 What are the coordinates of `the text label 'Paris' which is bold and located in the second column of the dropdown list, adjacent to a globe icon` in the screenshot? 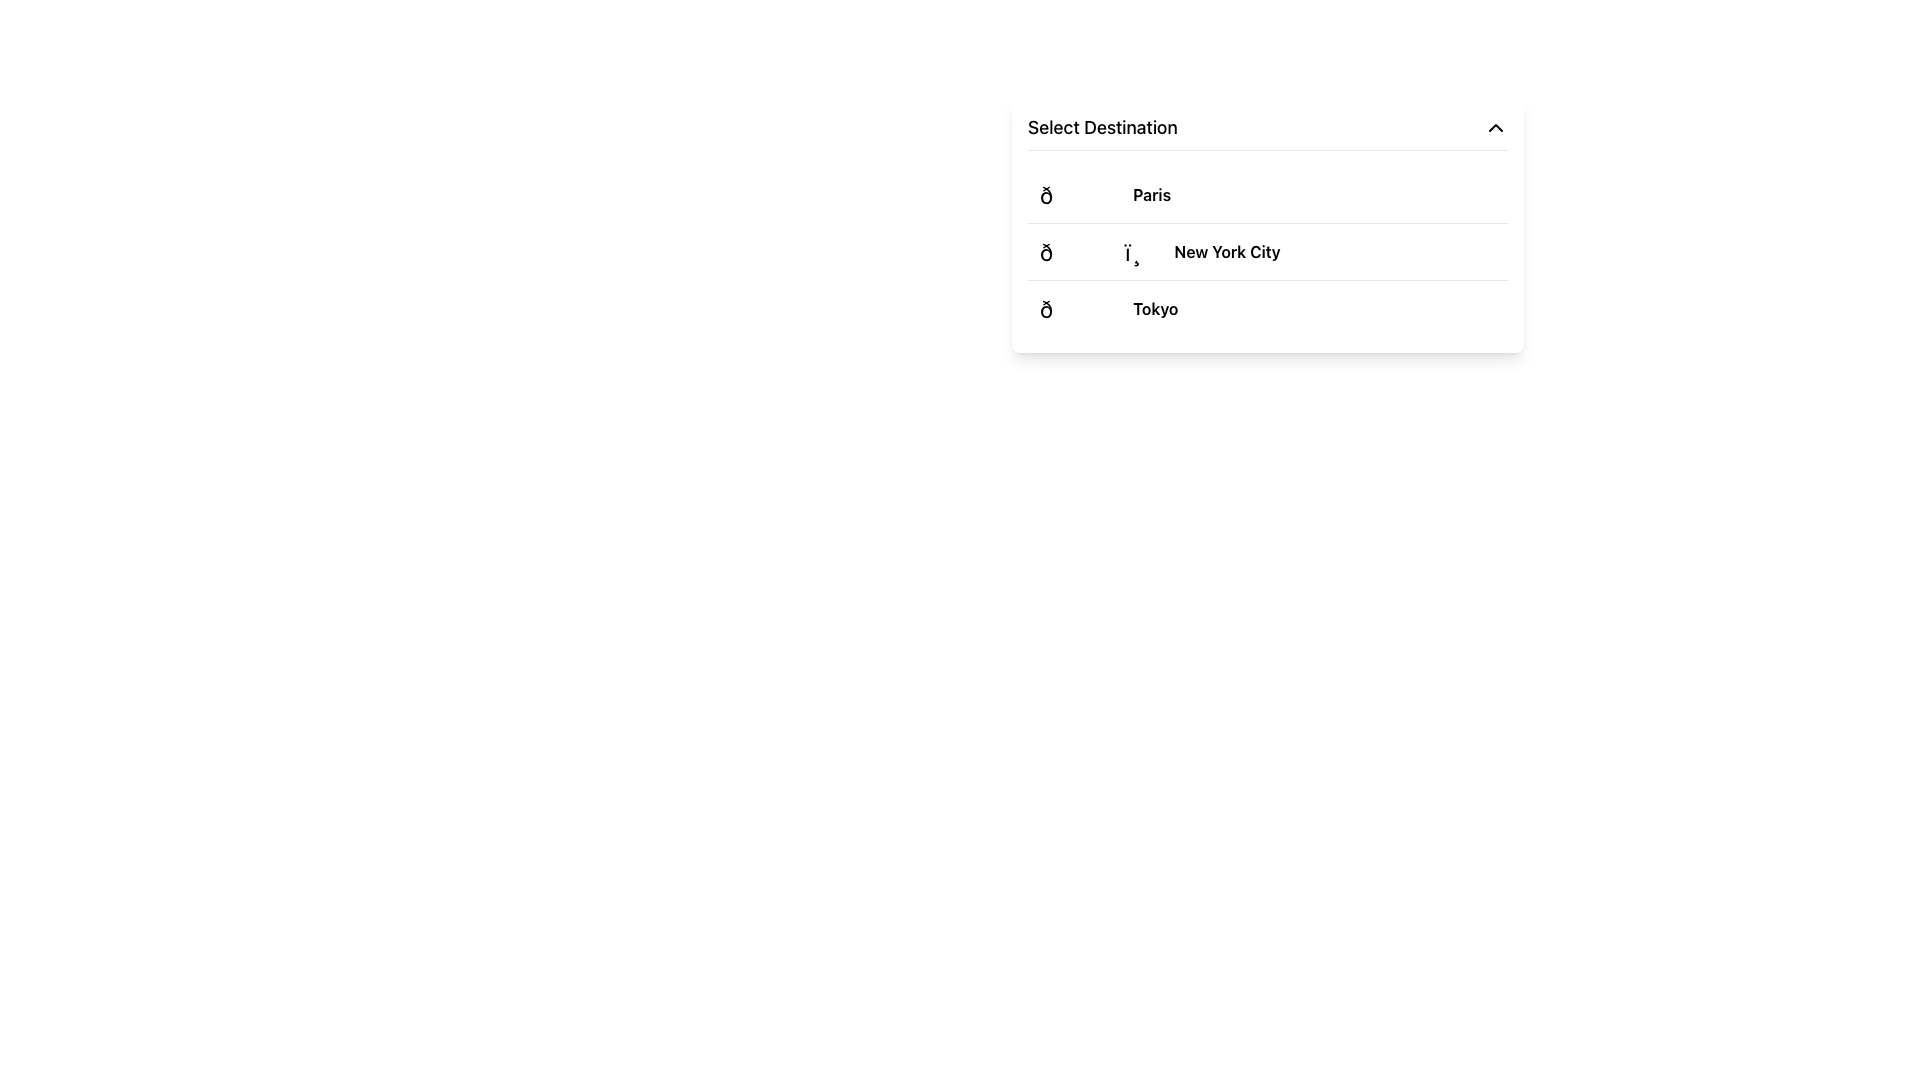 It's located at (1152, 195).